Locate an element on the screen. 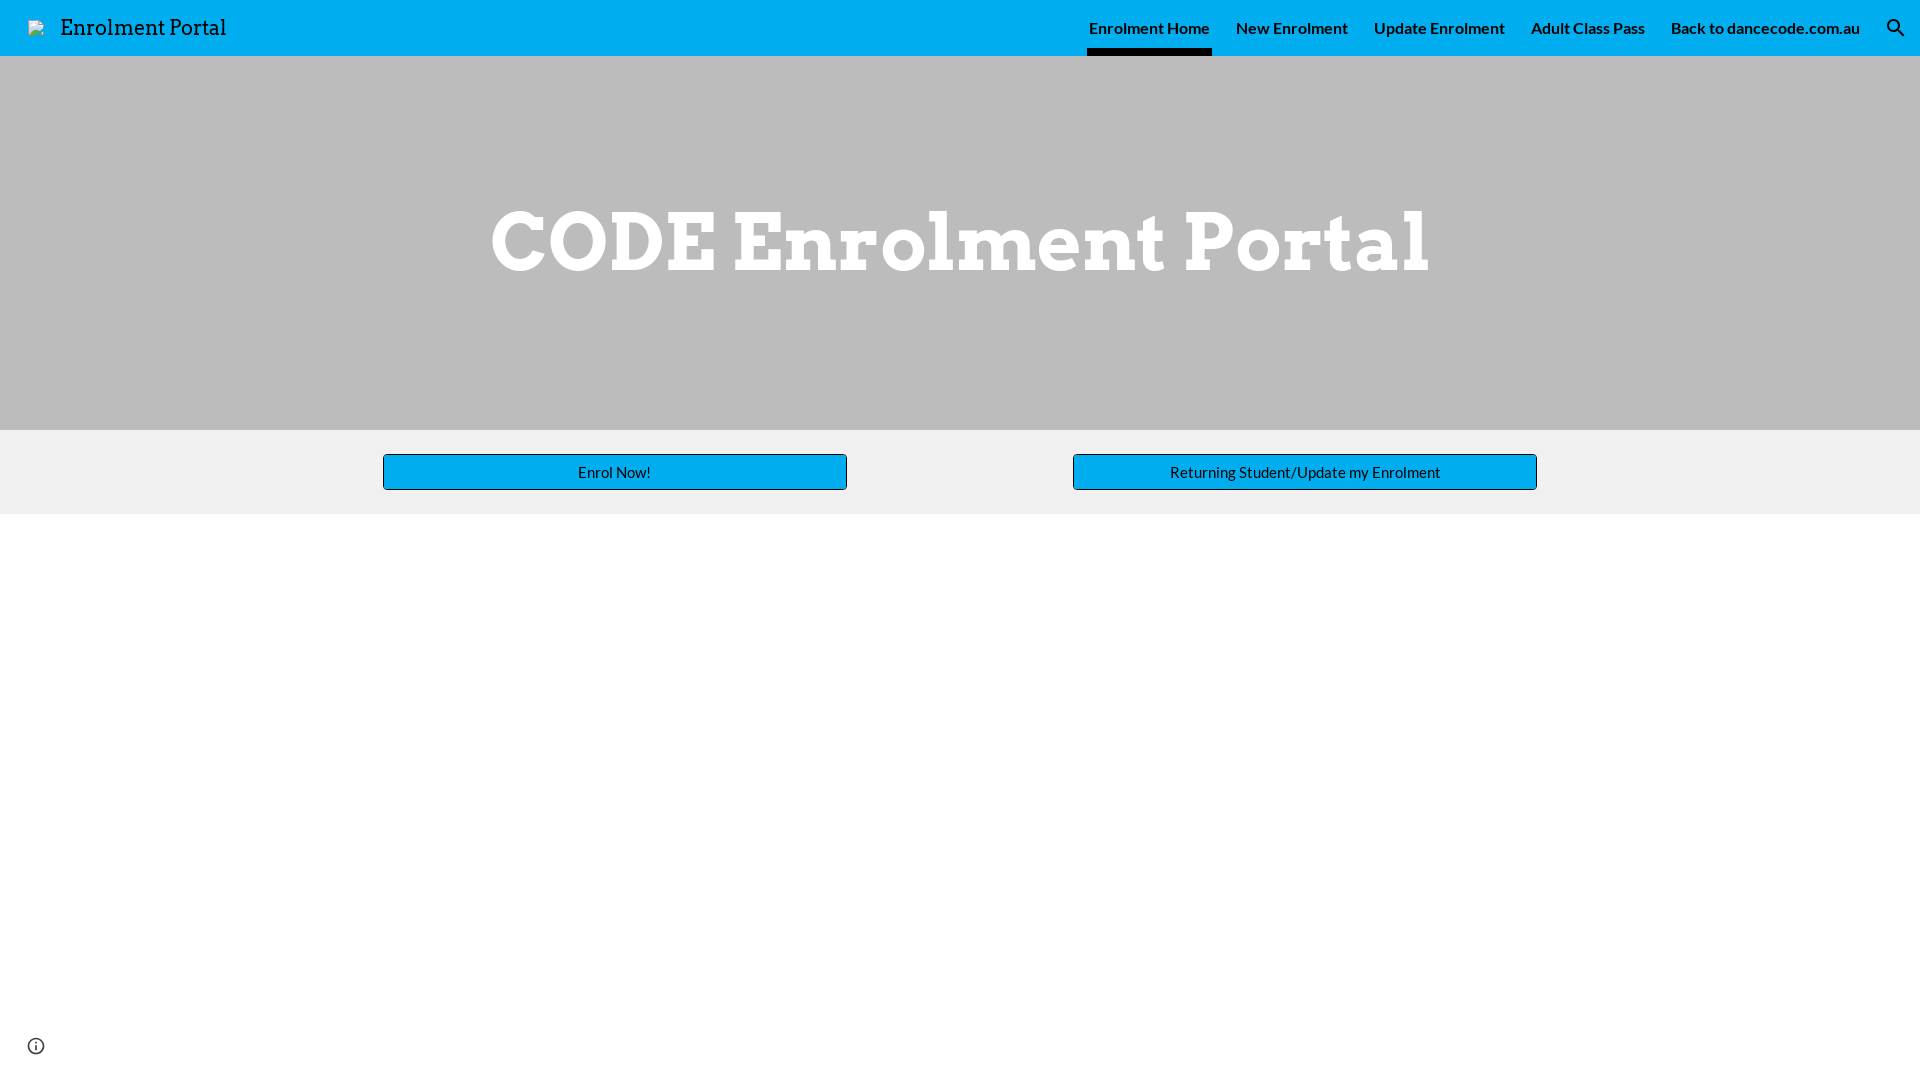 This screenshot has height=1080, width=1920. 'Enrol Now!' is located at coordinates (613, 471).